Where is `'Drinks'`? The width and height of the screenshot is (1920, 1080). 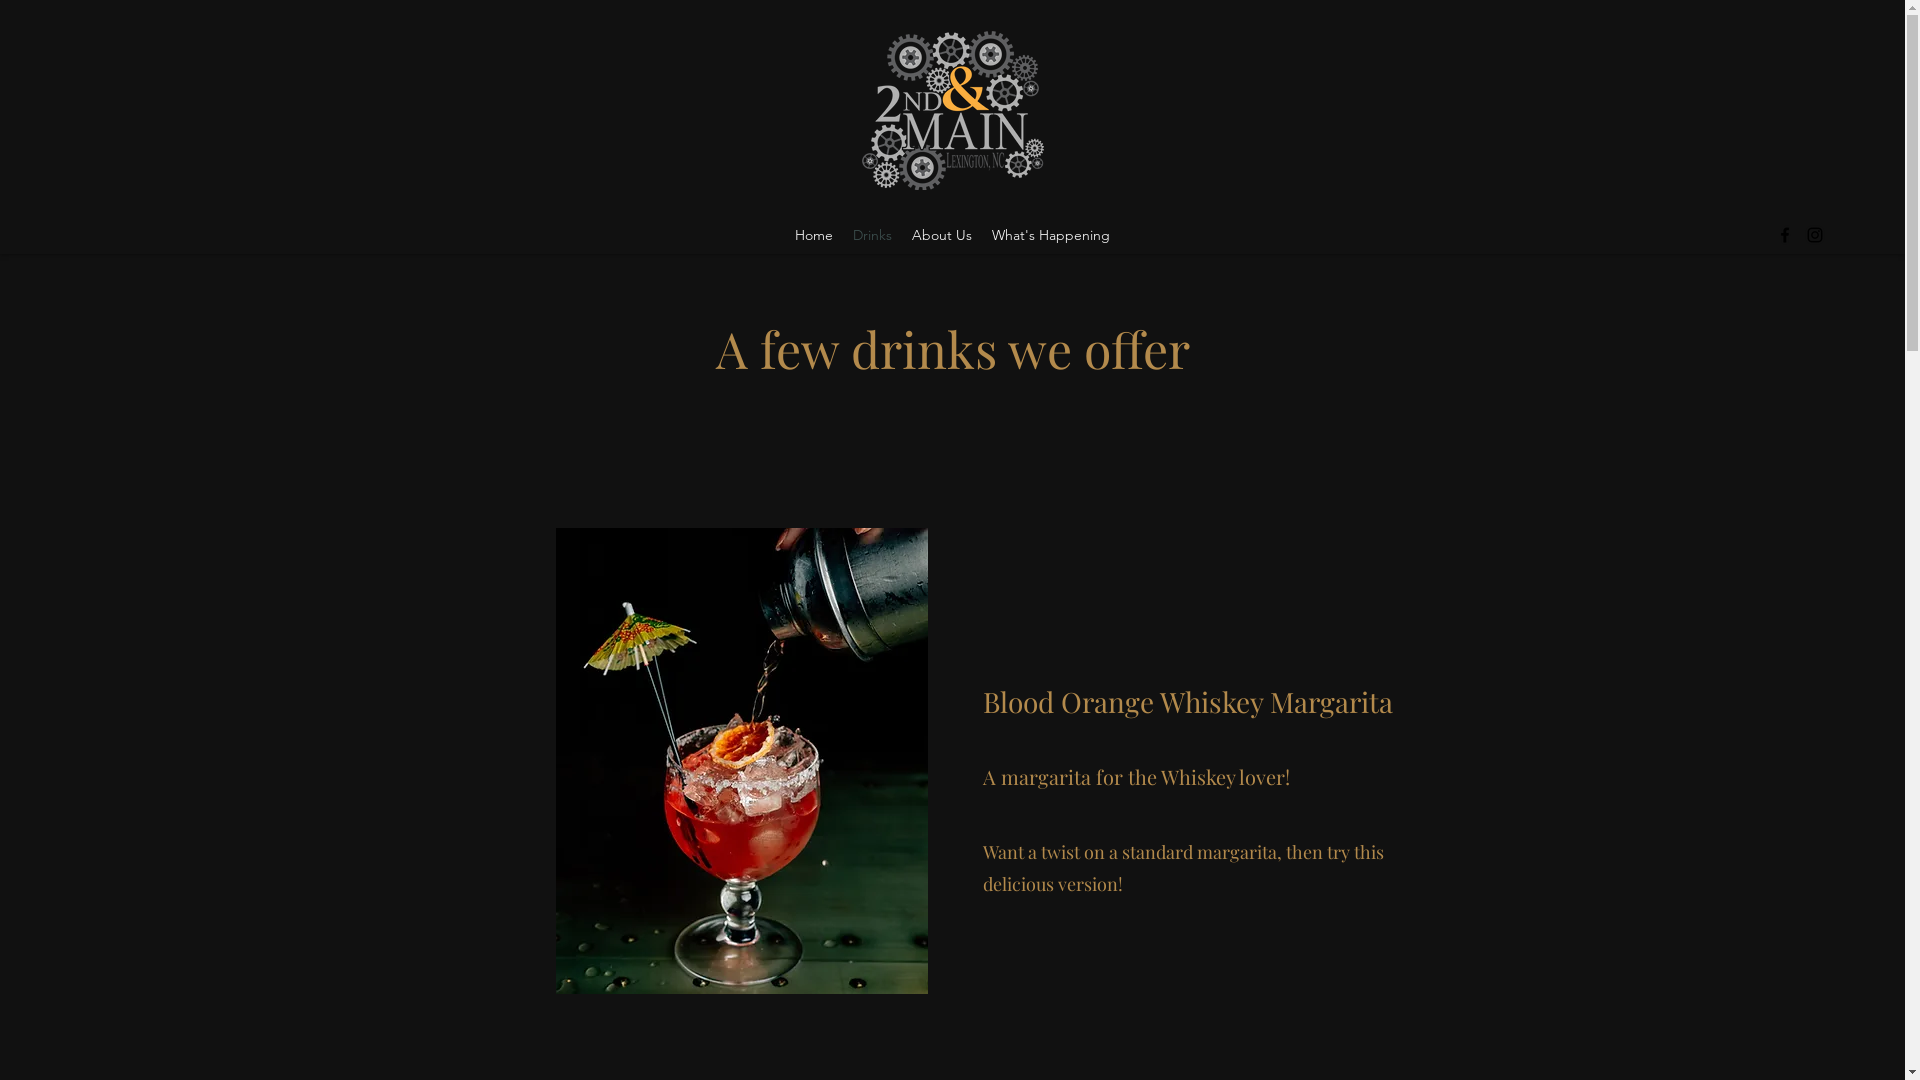 'Drinks' is located at coordinates (872, 234).